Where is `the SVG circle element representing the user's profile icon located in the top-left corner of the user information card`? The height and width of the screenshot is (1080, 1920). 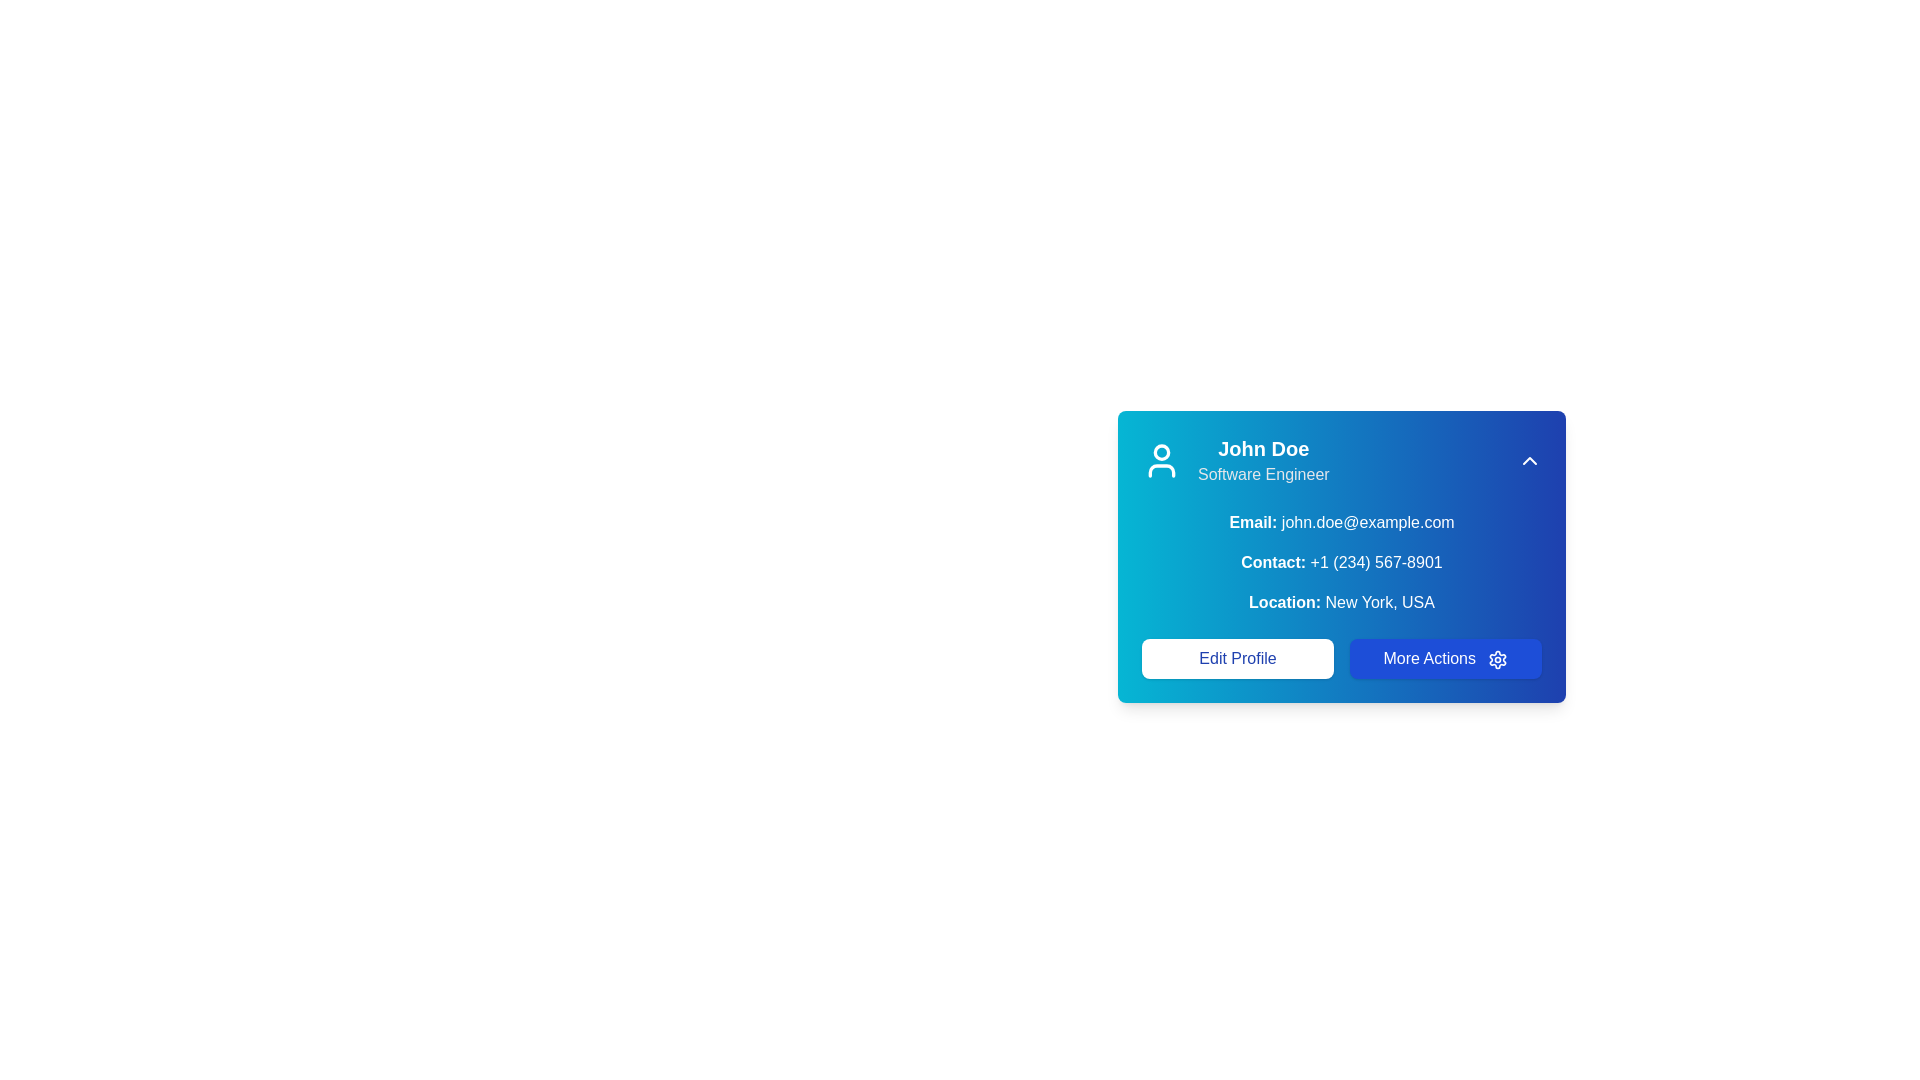 the SVG circle element representing the user's profile icon located in the top-left corner of the user information card is located at coordinates (1161, 451).